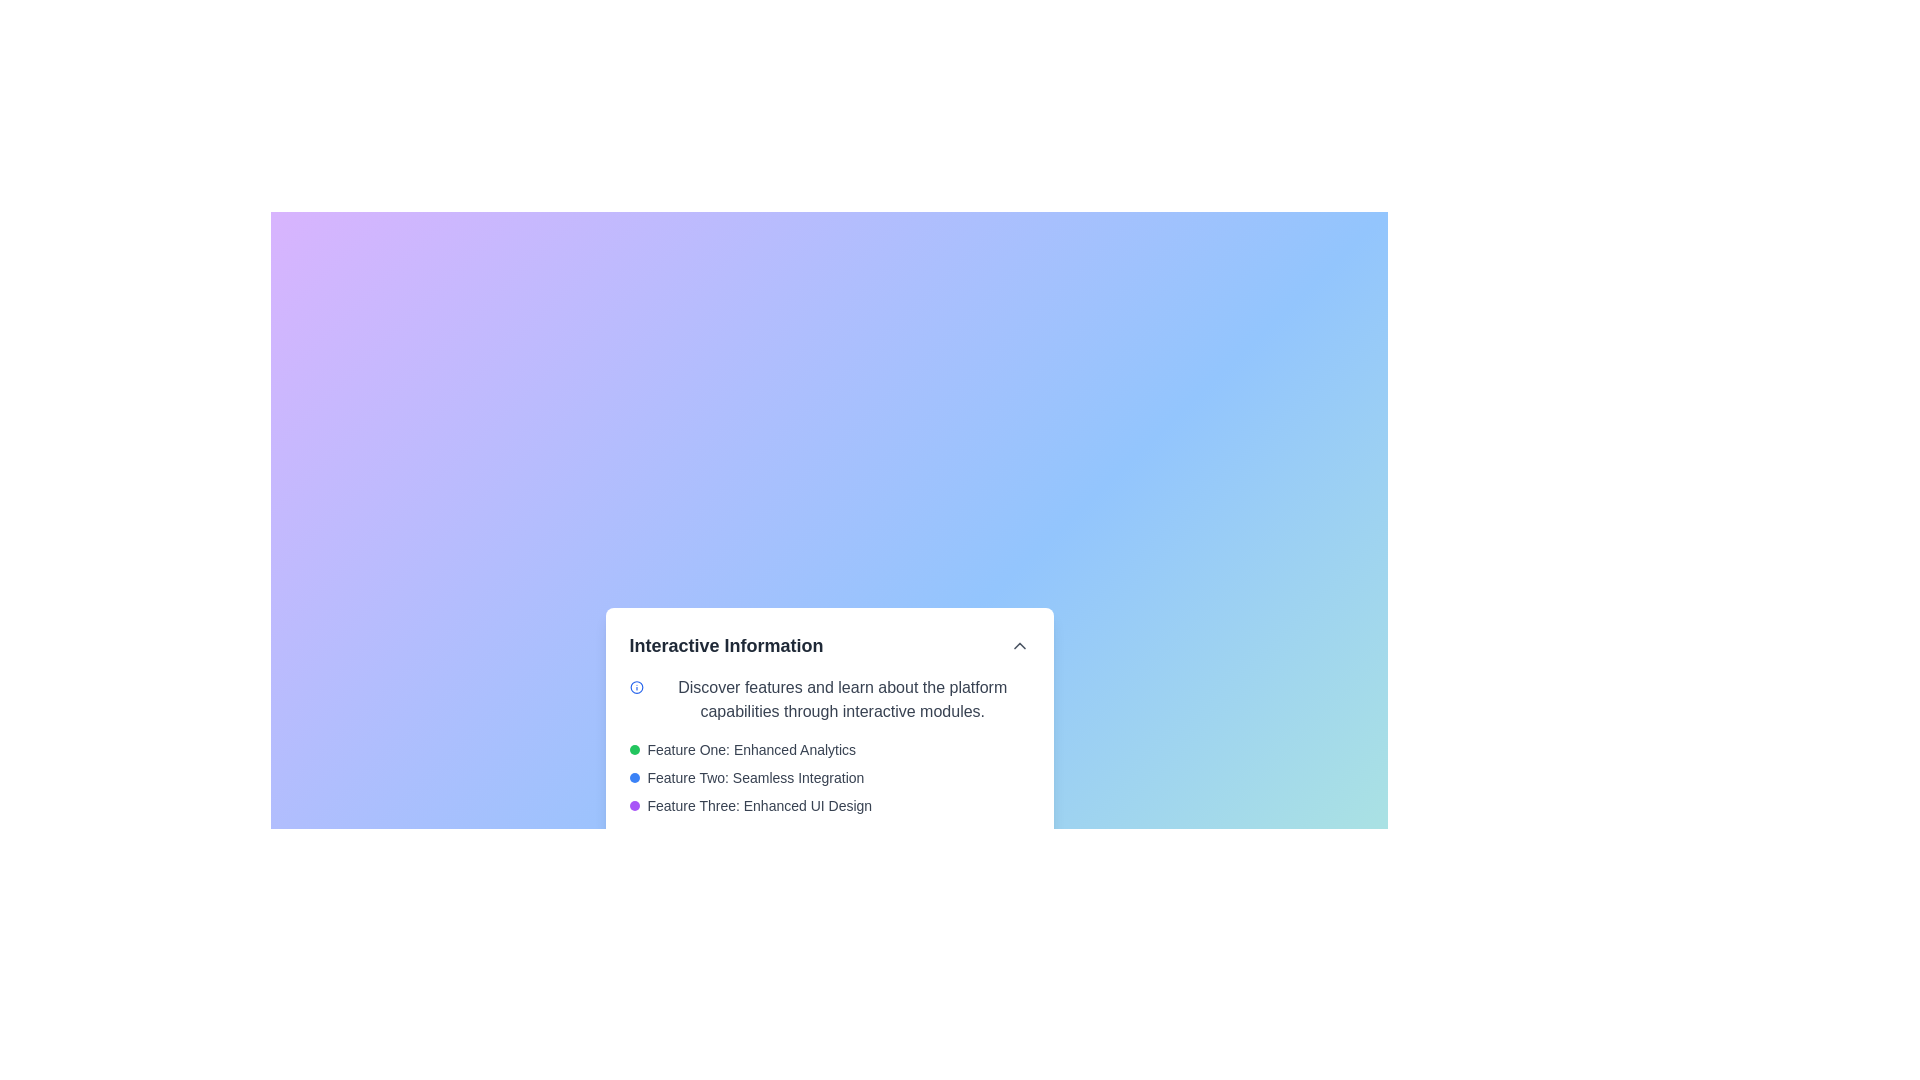 Image resolution: width=1920 pixels, height=1080 pixels. I want to click on the text label reading 'Feature Two: Seamless Integration', which is styled with a small font size and gray color, positioned in a list of features between 'Feature One: Enhanced Analytics' and 'Feature Three: Enhanced UI Design', so click(754, 777).